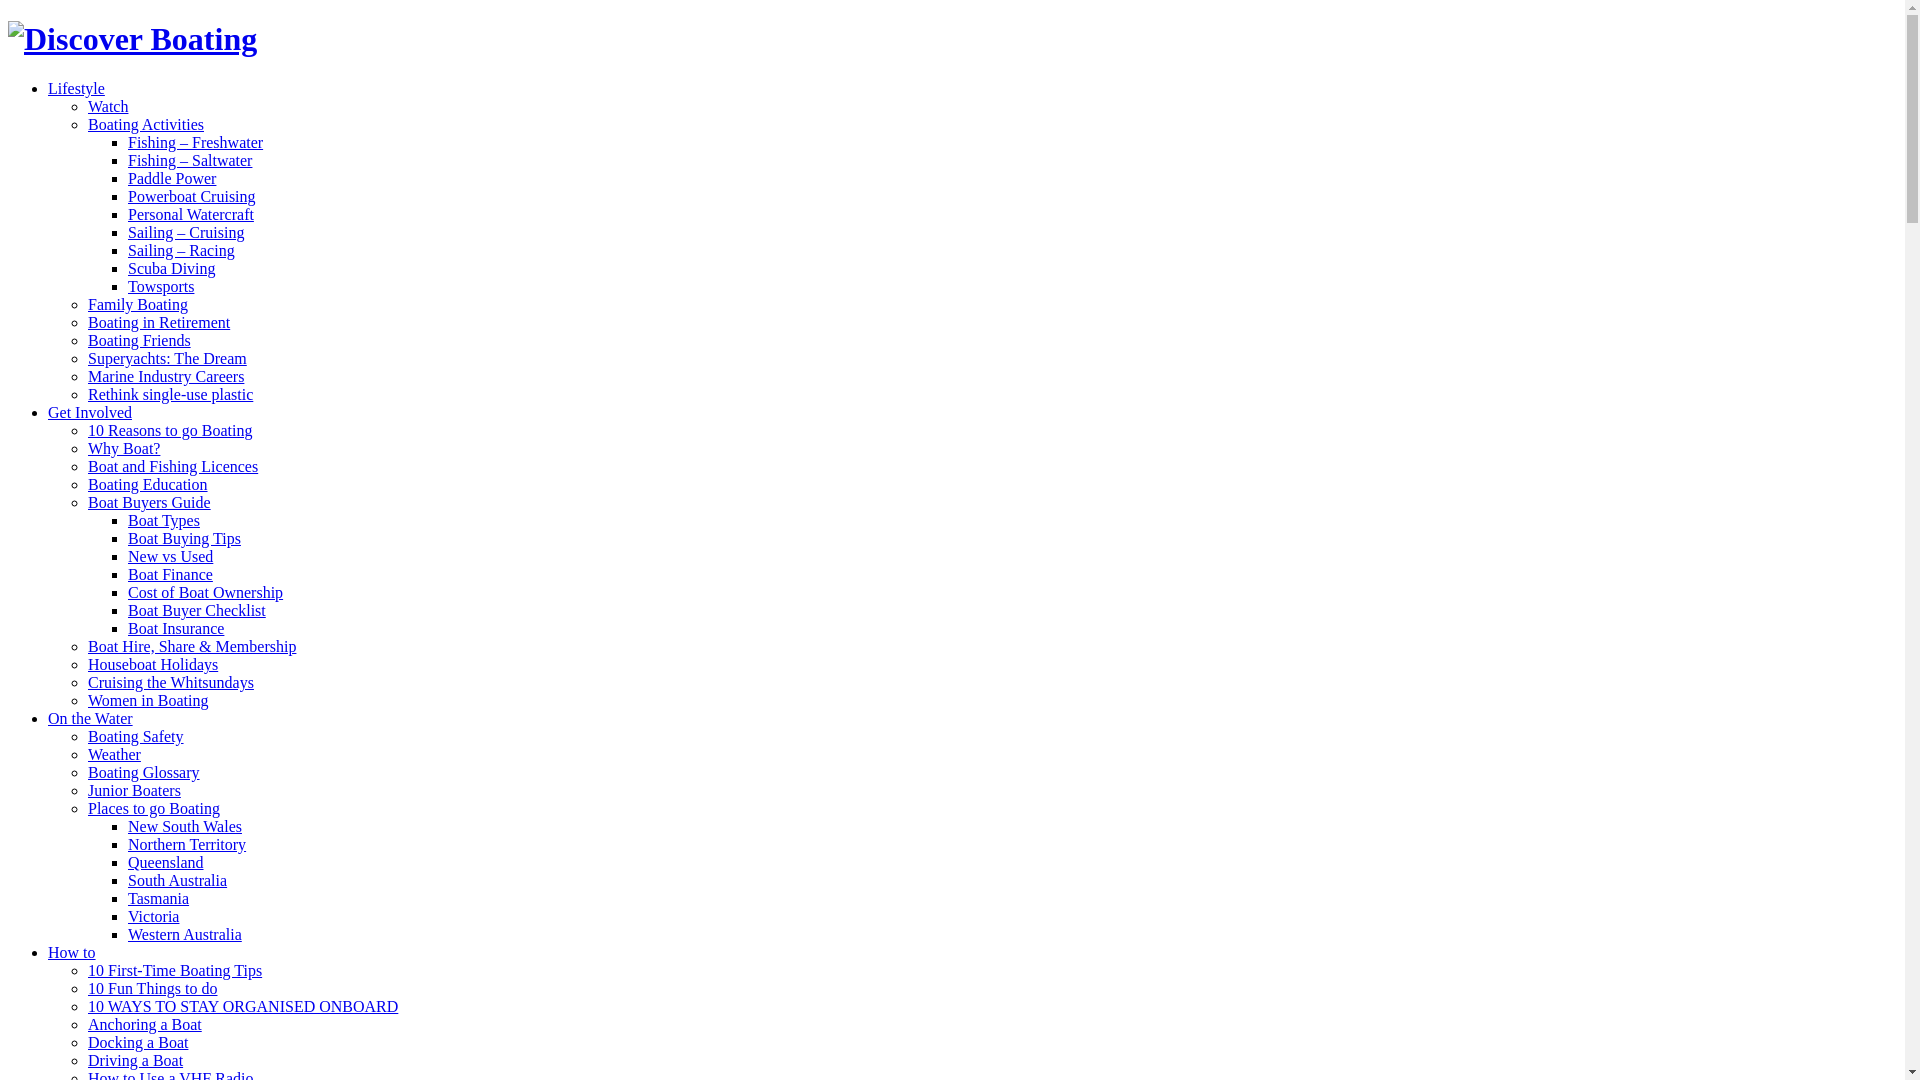 The width and height of the screenshot is (1920, 1080). Describe the element at coordinates (89, 717) in the screenshot. I see `'On the Water'` at that location.